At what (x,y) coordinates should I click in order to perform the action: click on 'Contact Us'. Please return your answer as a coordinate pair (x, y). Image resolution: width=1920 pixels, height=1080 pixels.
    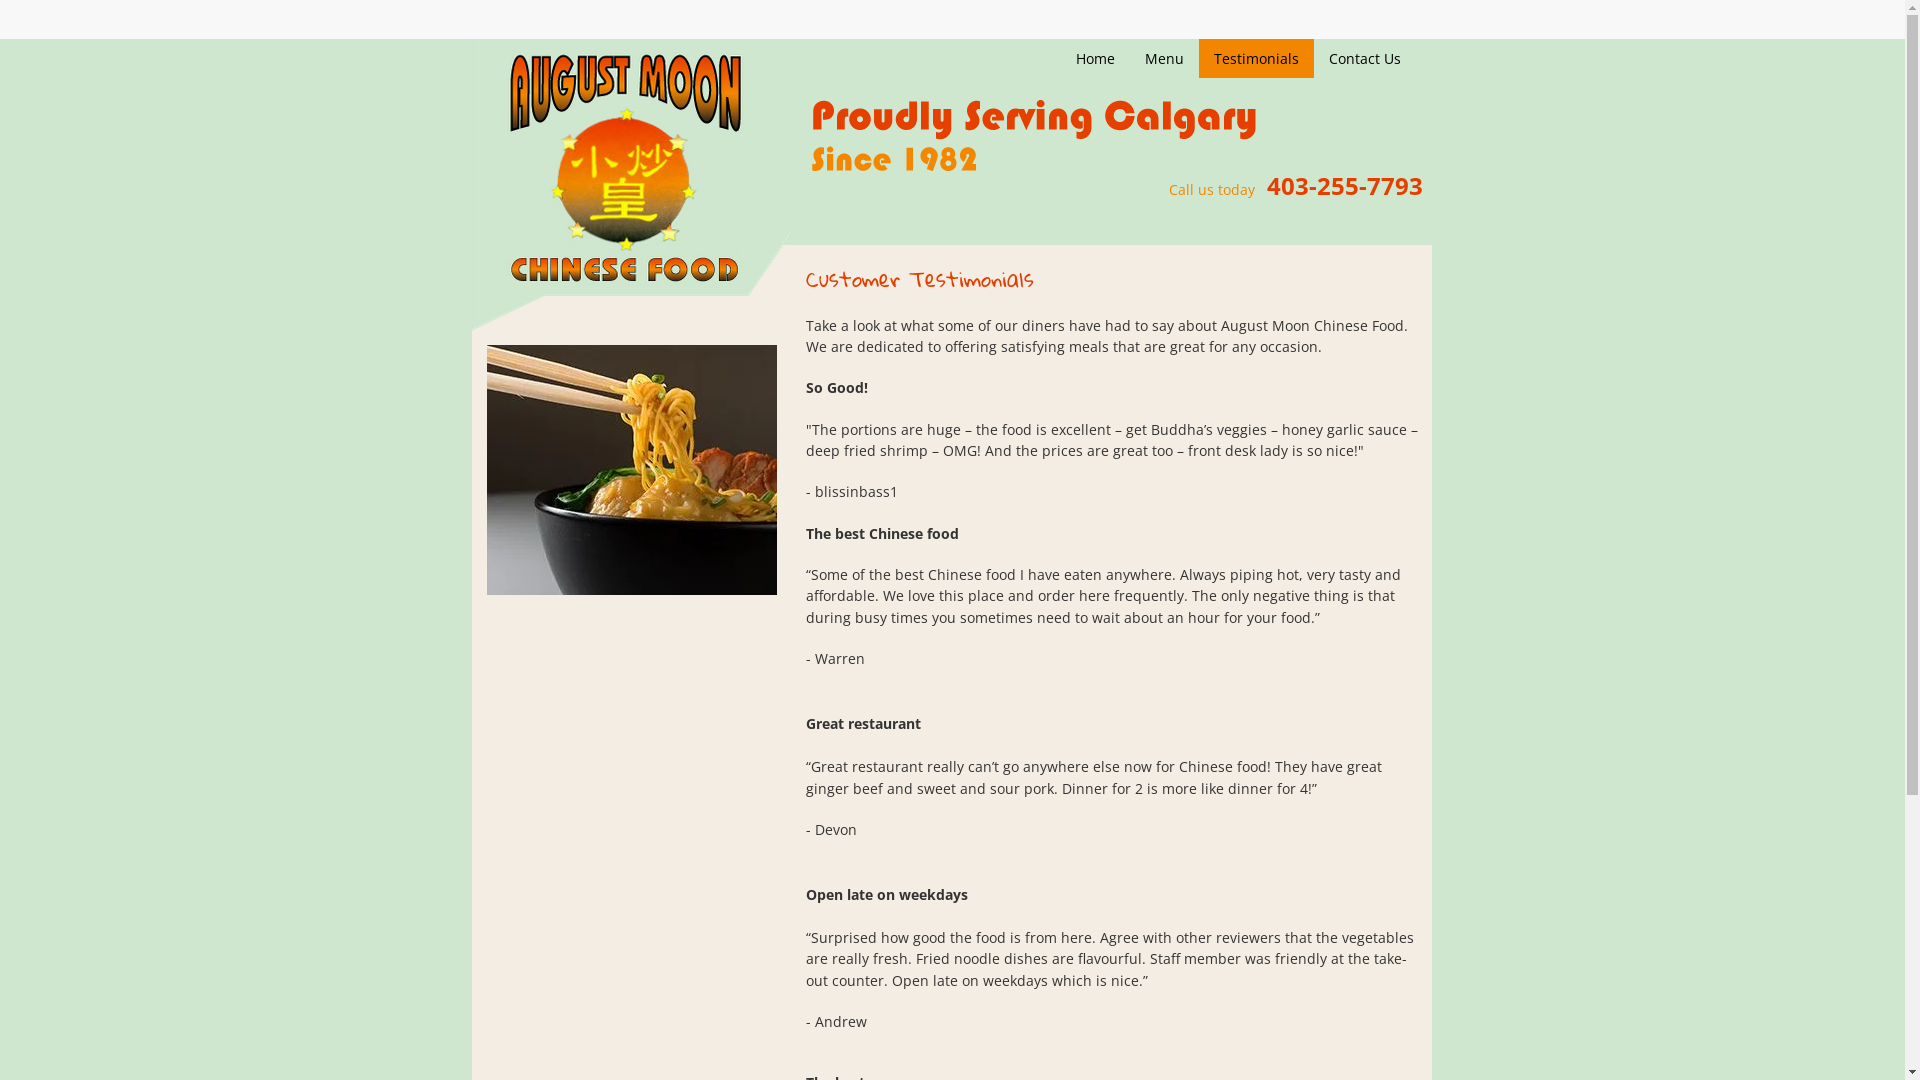
    Looking at the image, I should click on (1363, 57).